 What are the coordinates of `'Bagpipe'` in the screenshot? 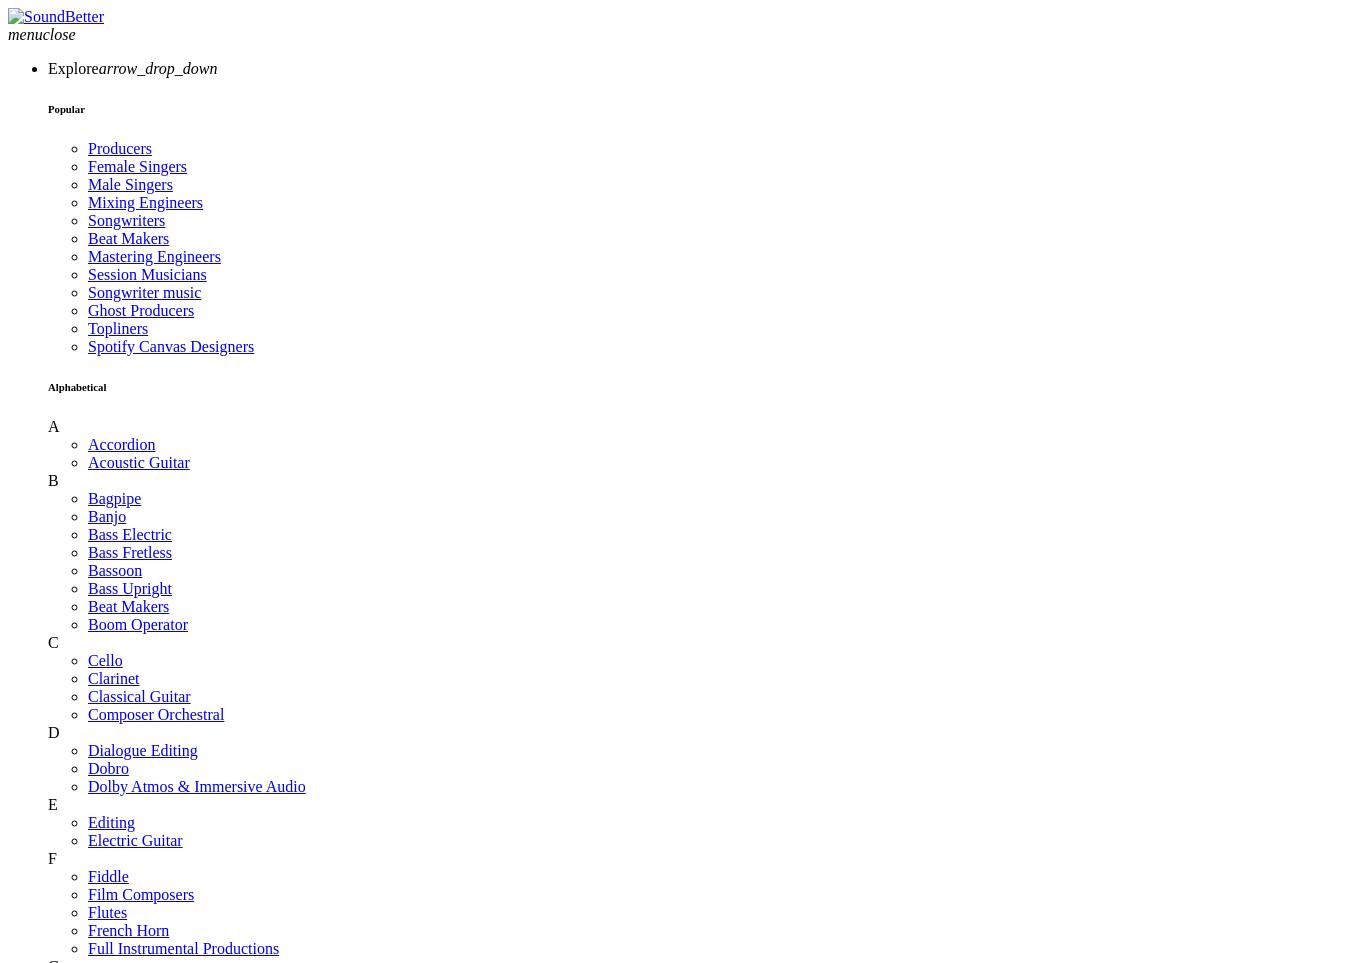 It's located at (114, 497).